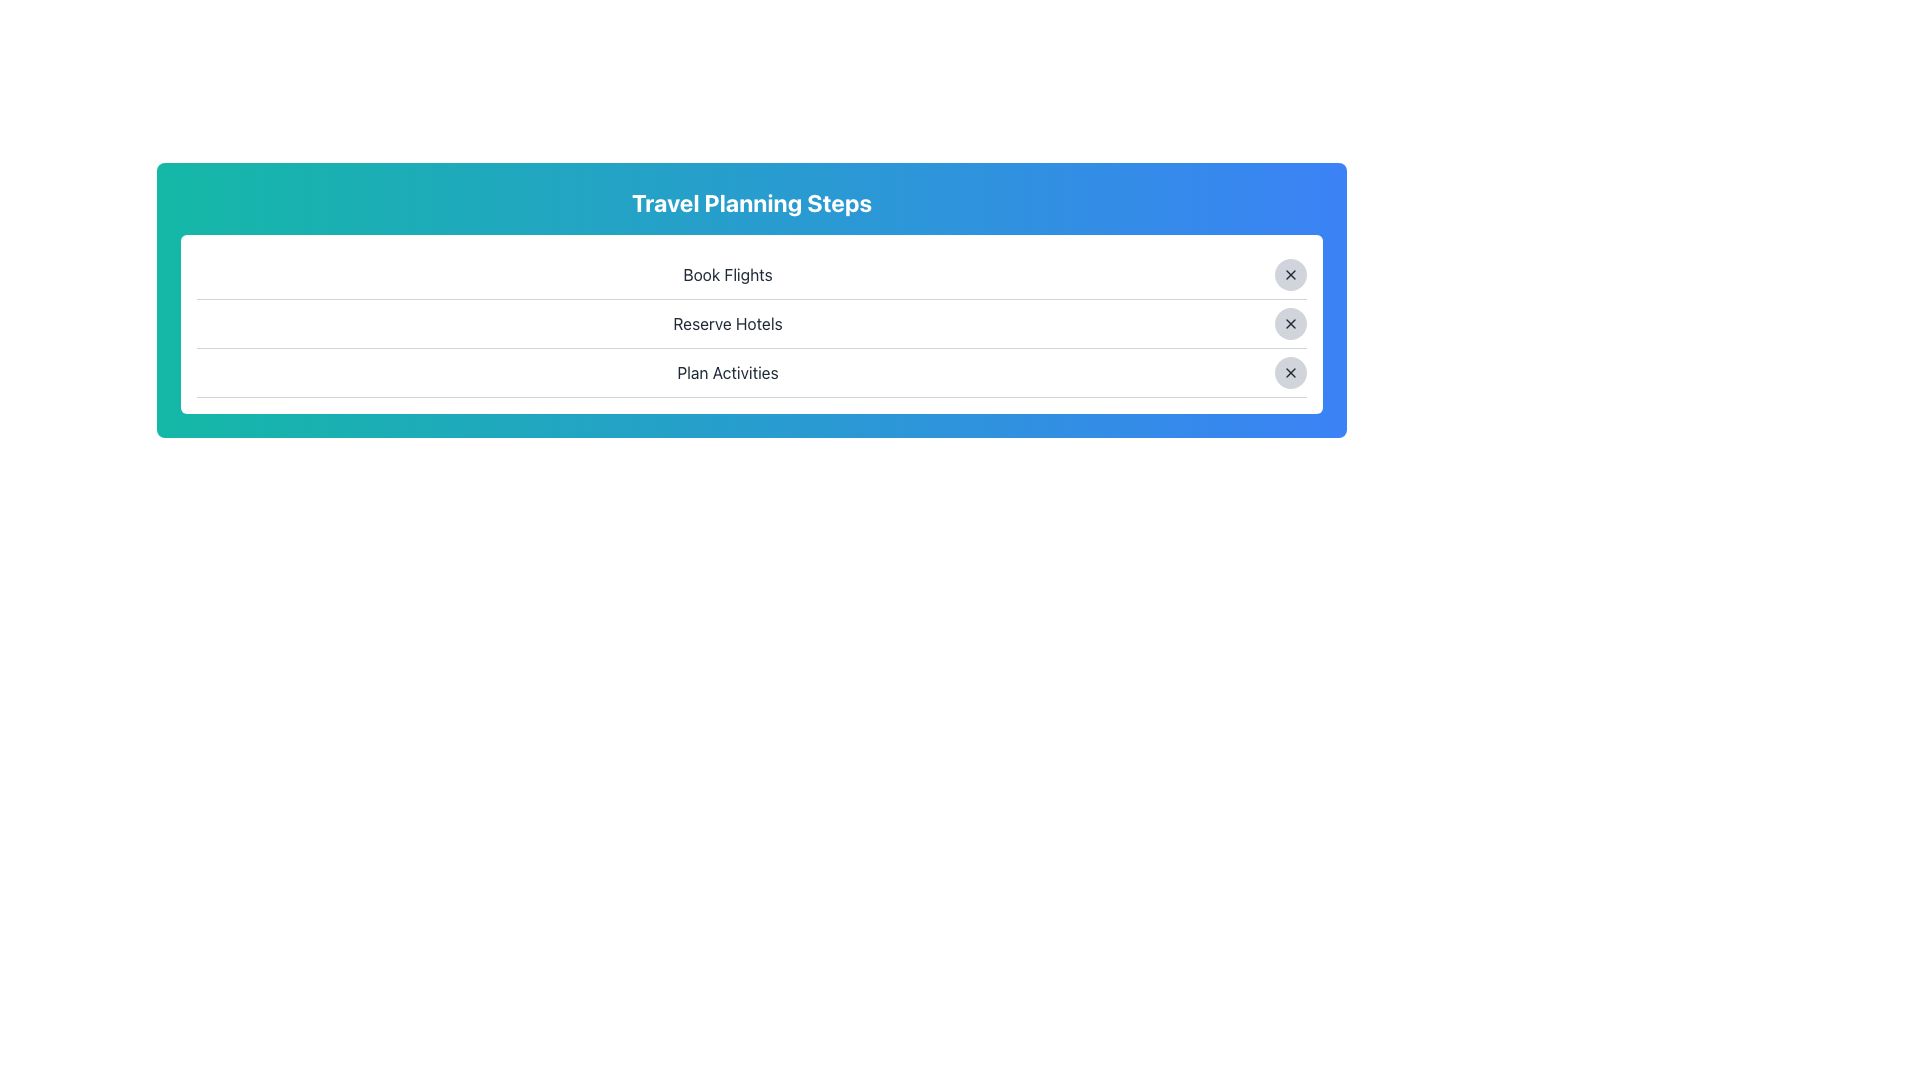  What do you see at coordinates (751, 373) in the screenshot?
I see `the 'Plan Activities' list item, which displays the text in black font and has a circular button with an 'x' icon on the right` at bounding box center [751, 373].